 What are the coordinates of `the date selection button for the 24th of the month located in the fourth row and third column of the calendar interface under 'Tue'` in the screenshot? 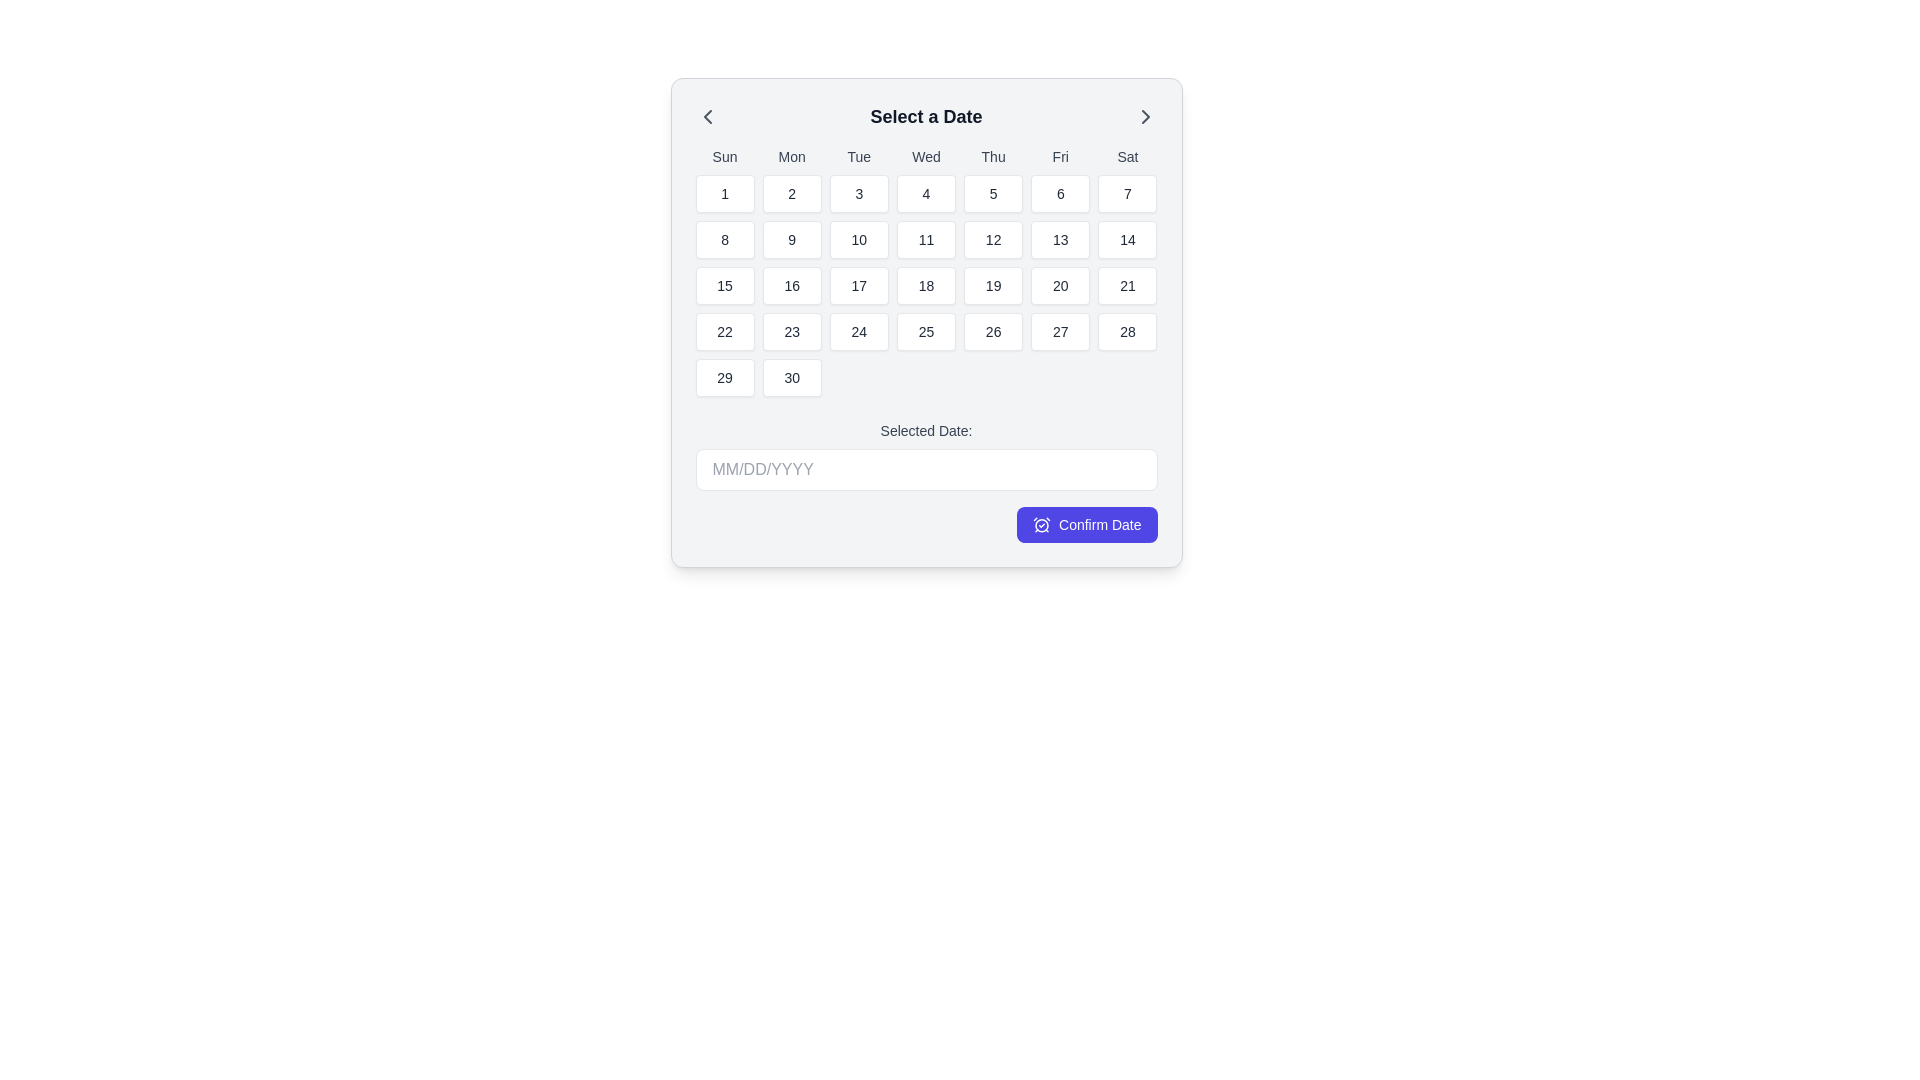 It's located at (859, 330).